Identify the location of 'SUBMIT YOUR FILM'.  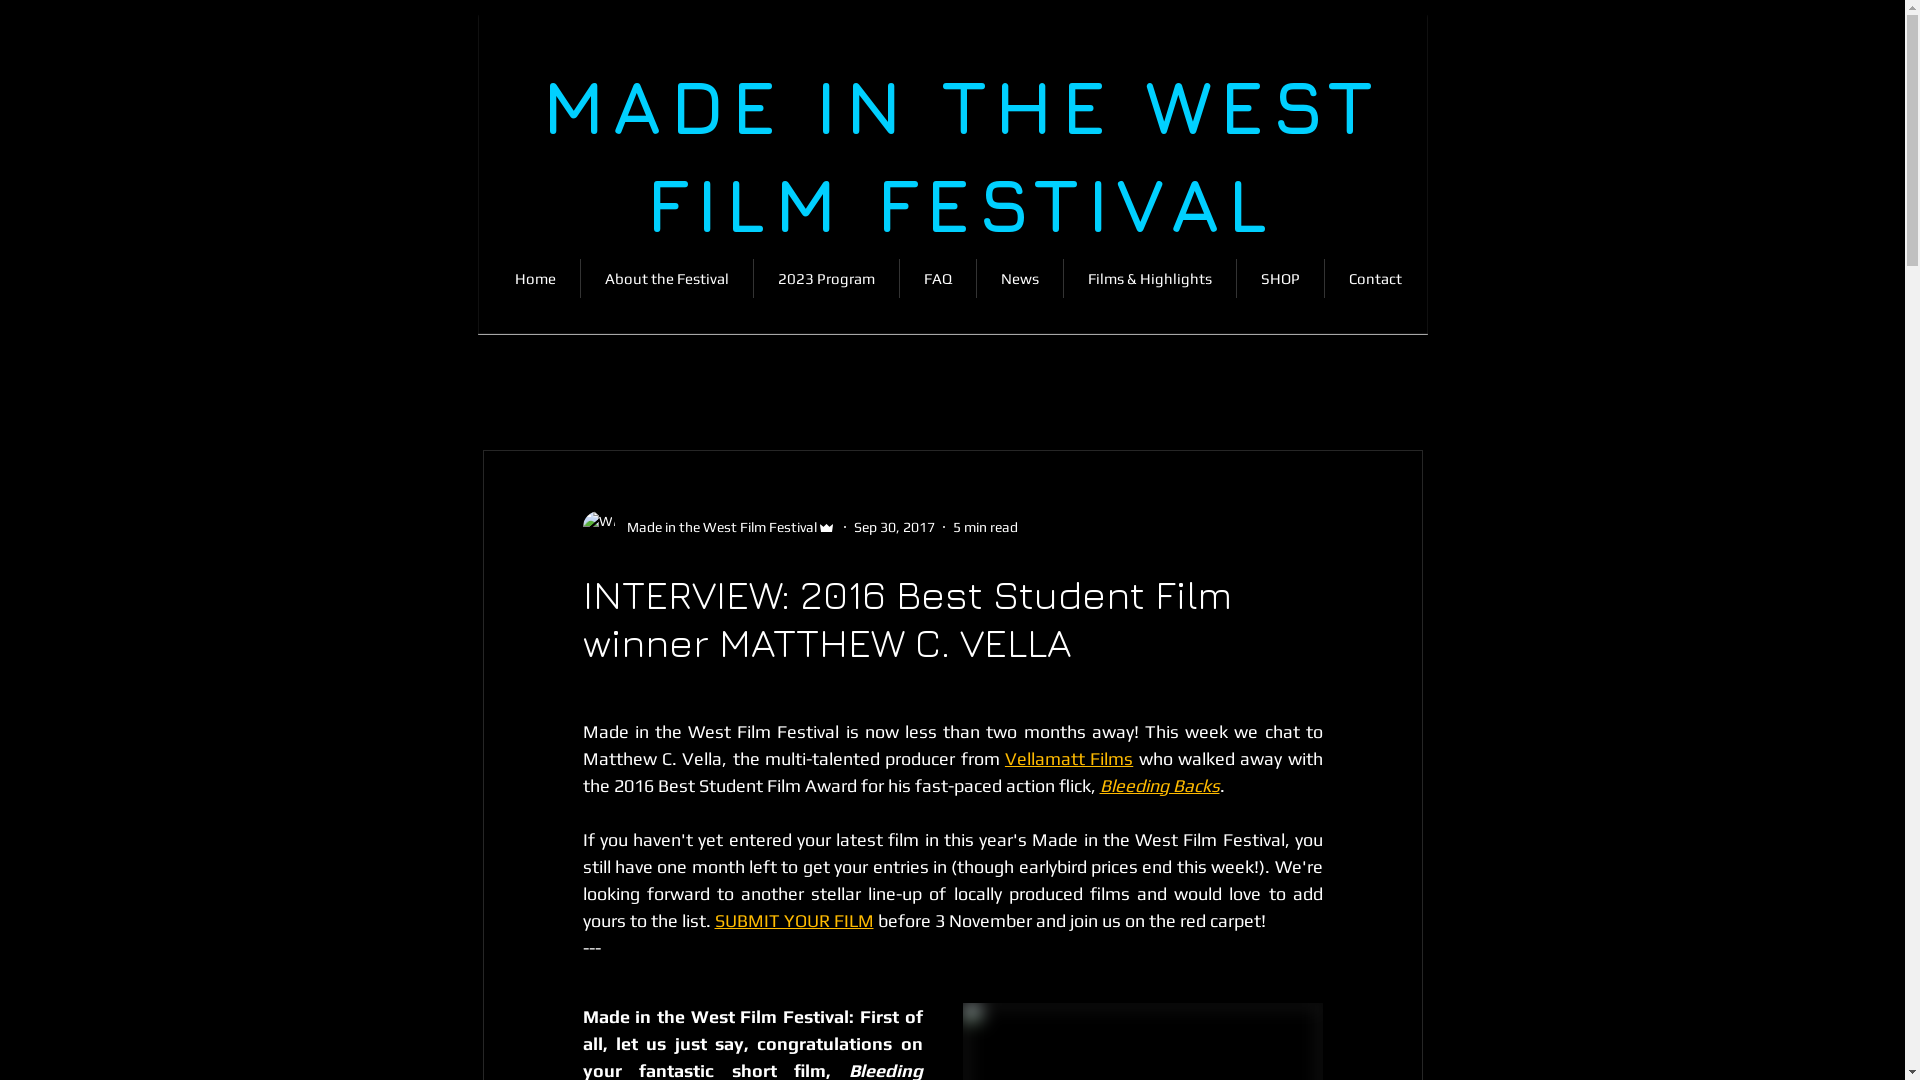
(792, 920).